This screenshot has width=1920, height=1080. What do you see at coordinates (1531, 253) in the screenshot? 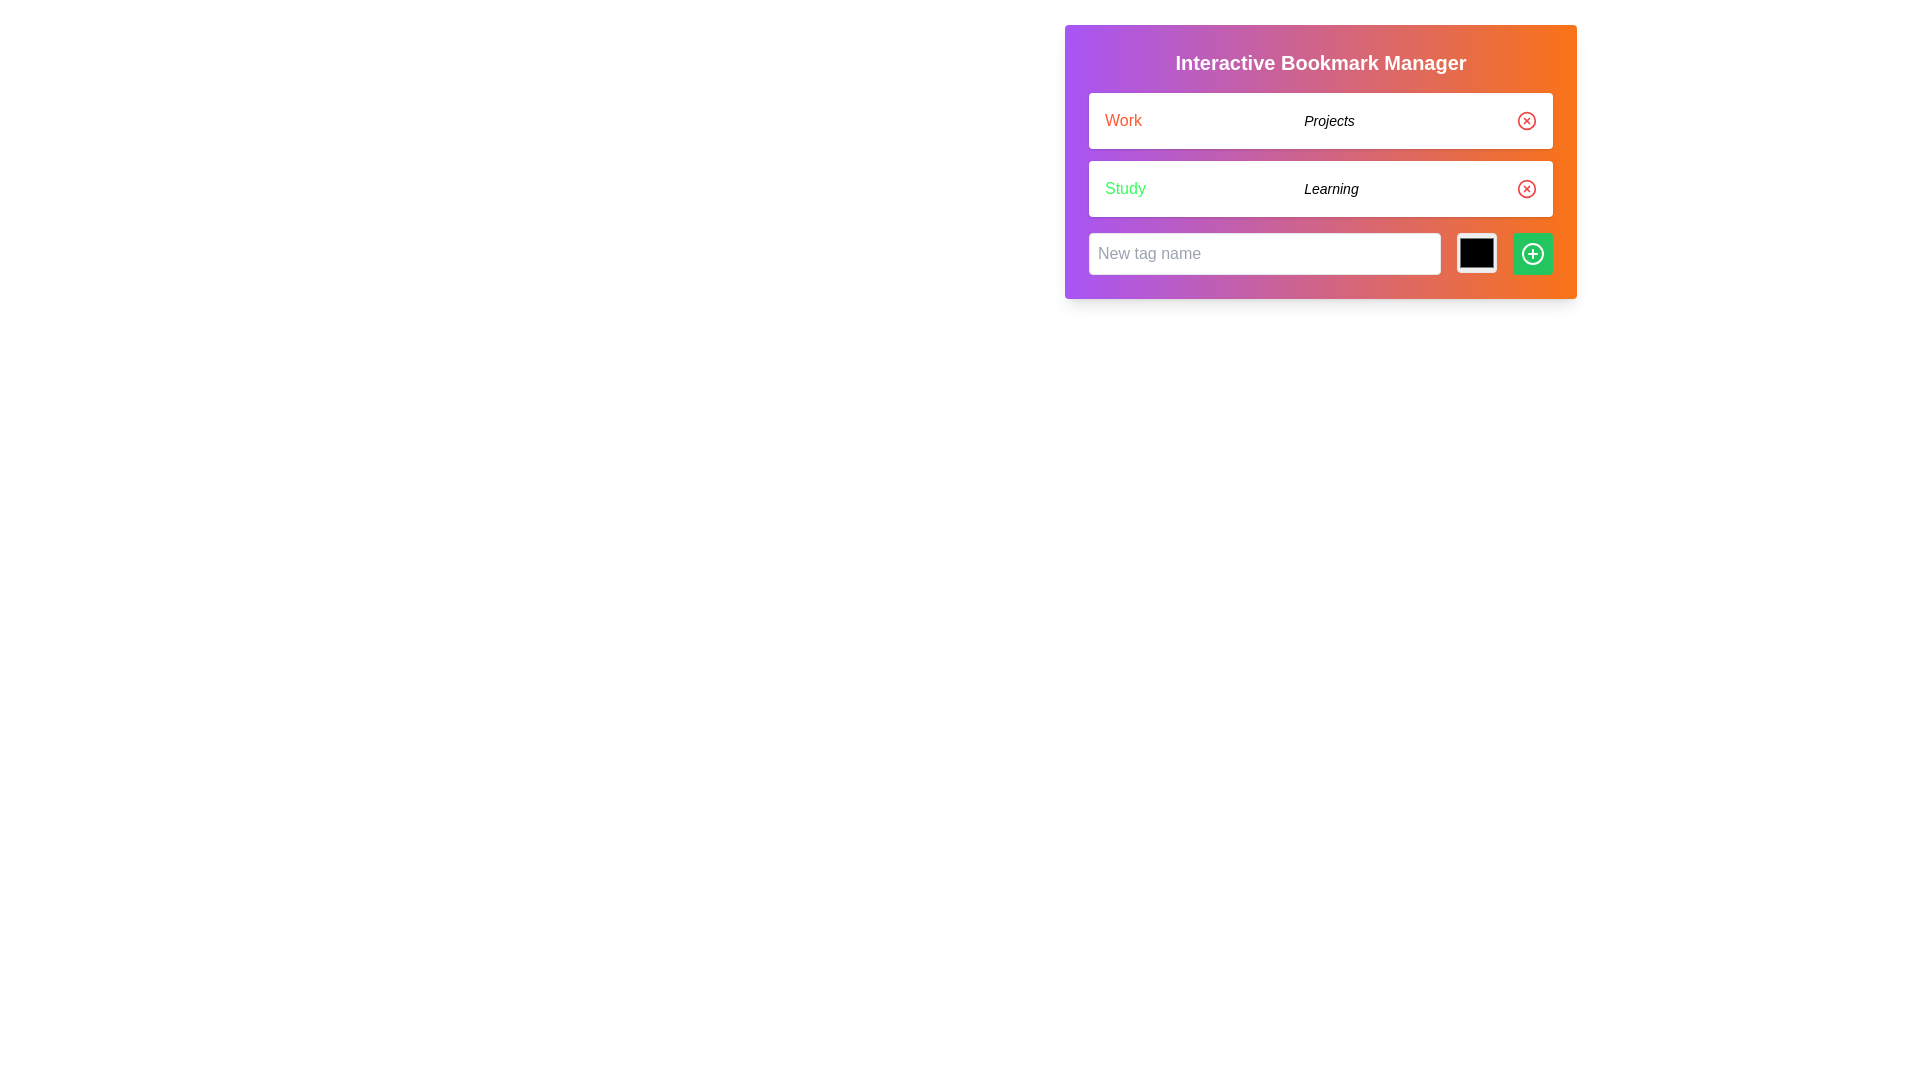
I see `the circular plus icon with a green background located at the bottom right corner of the interactive panel` at bounding box center [1531, 253].